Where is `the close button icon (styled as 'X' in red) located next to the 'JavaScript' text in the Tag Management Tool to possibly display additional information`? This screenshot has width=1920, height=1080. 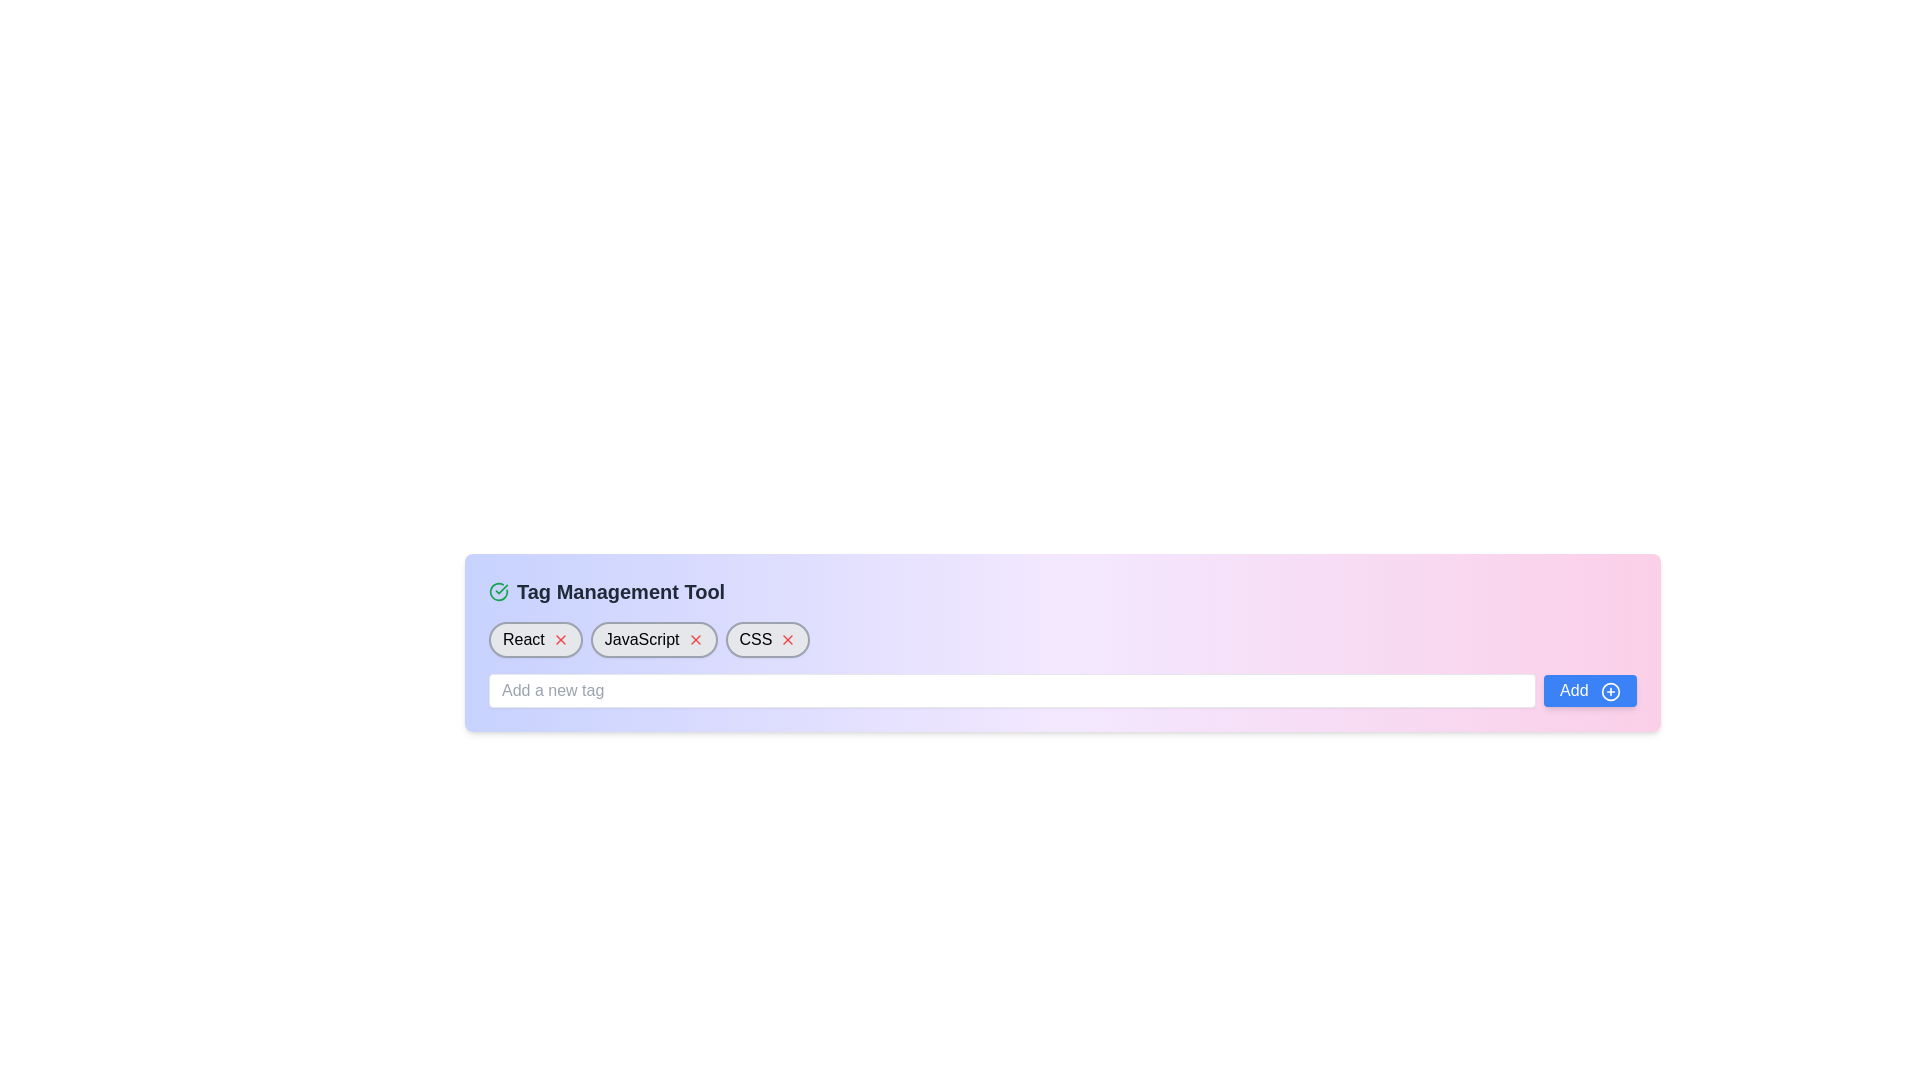
the close button icon (styled as 'X' in red) located next to the 'JavaScript' text in the Tag Management Tool to possibly display additional information is located at coordinates (695, 640).